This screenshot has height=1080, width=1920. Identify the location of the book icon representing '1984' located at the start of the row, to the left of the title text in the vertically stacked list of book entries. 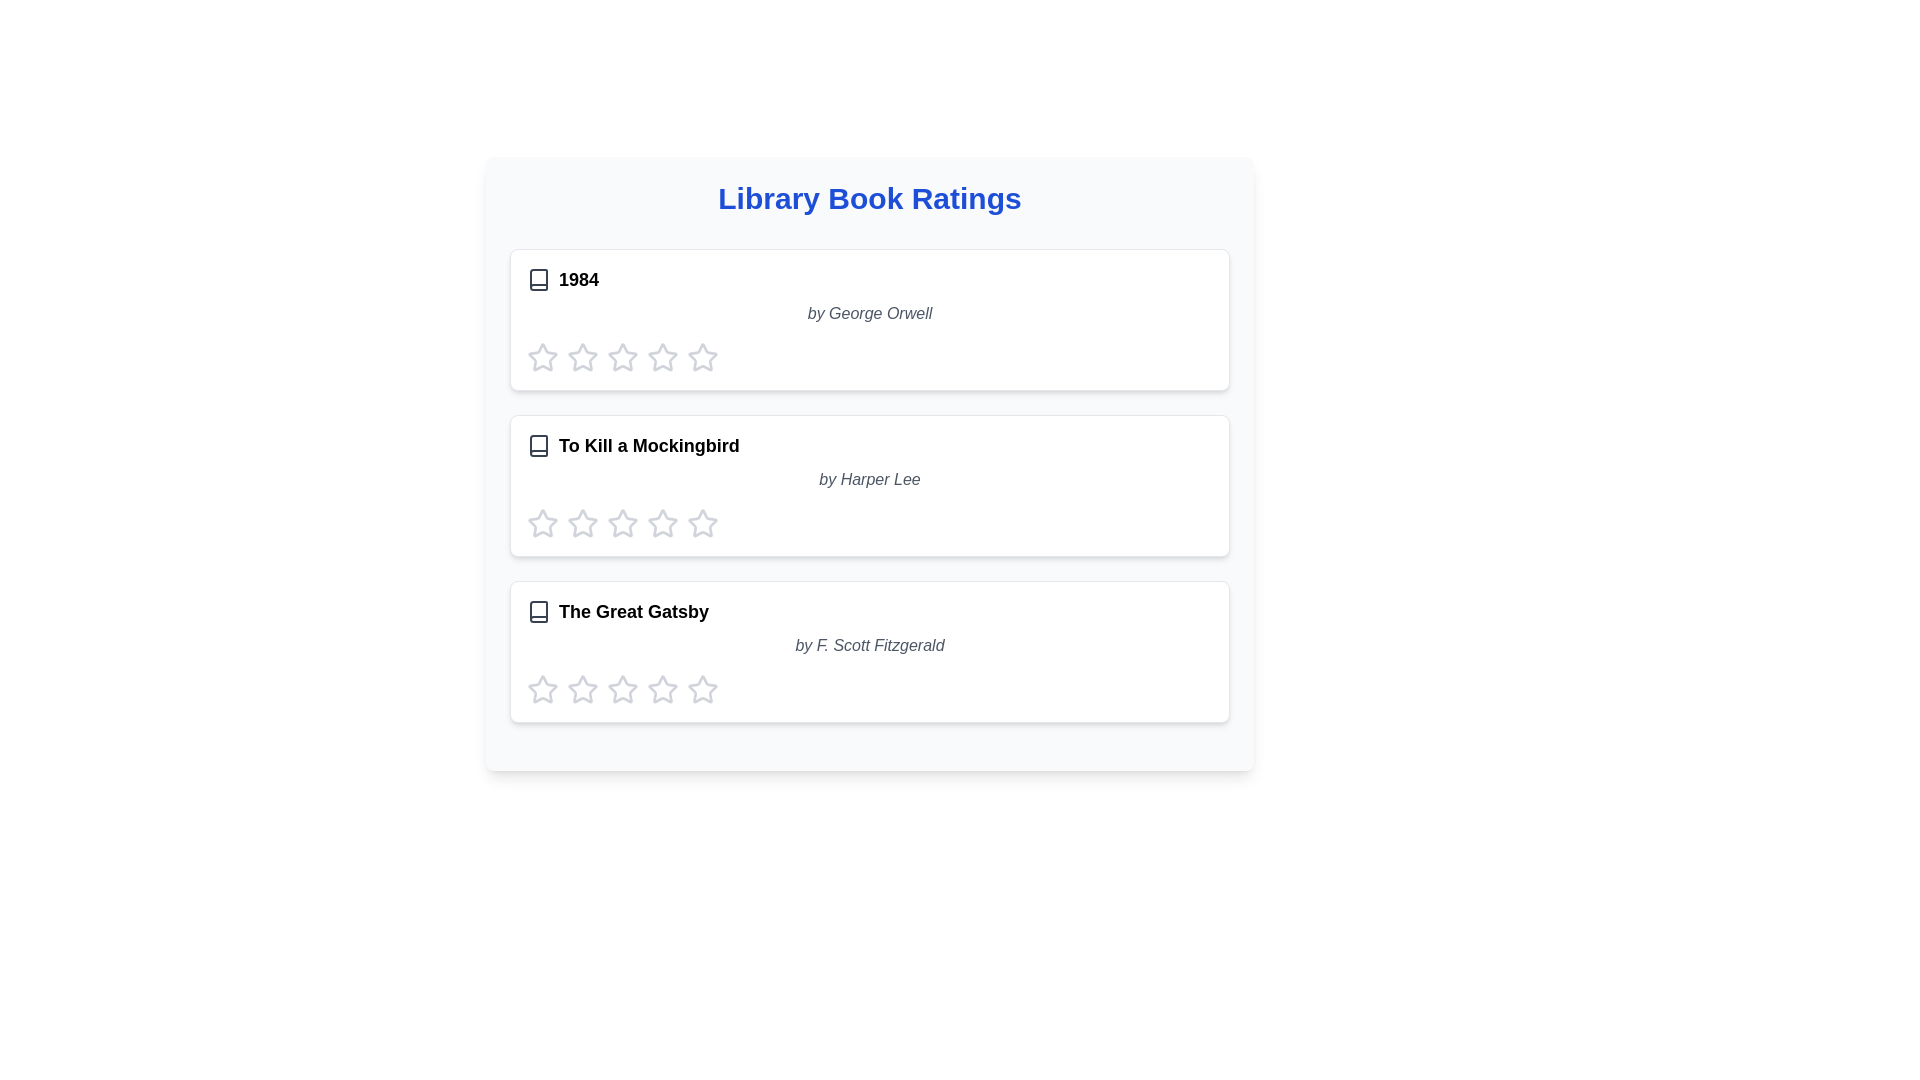
(538, 280).